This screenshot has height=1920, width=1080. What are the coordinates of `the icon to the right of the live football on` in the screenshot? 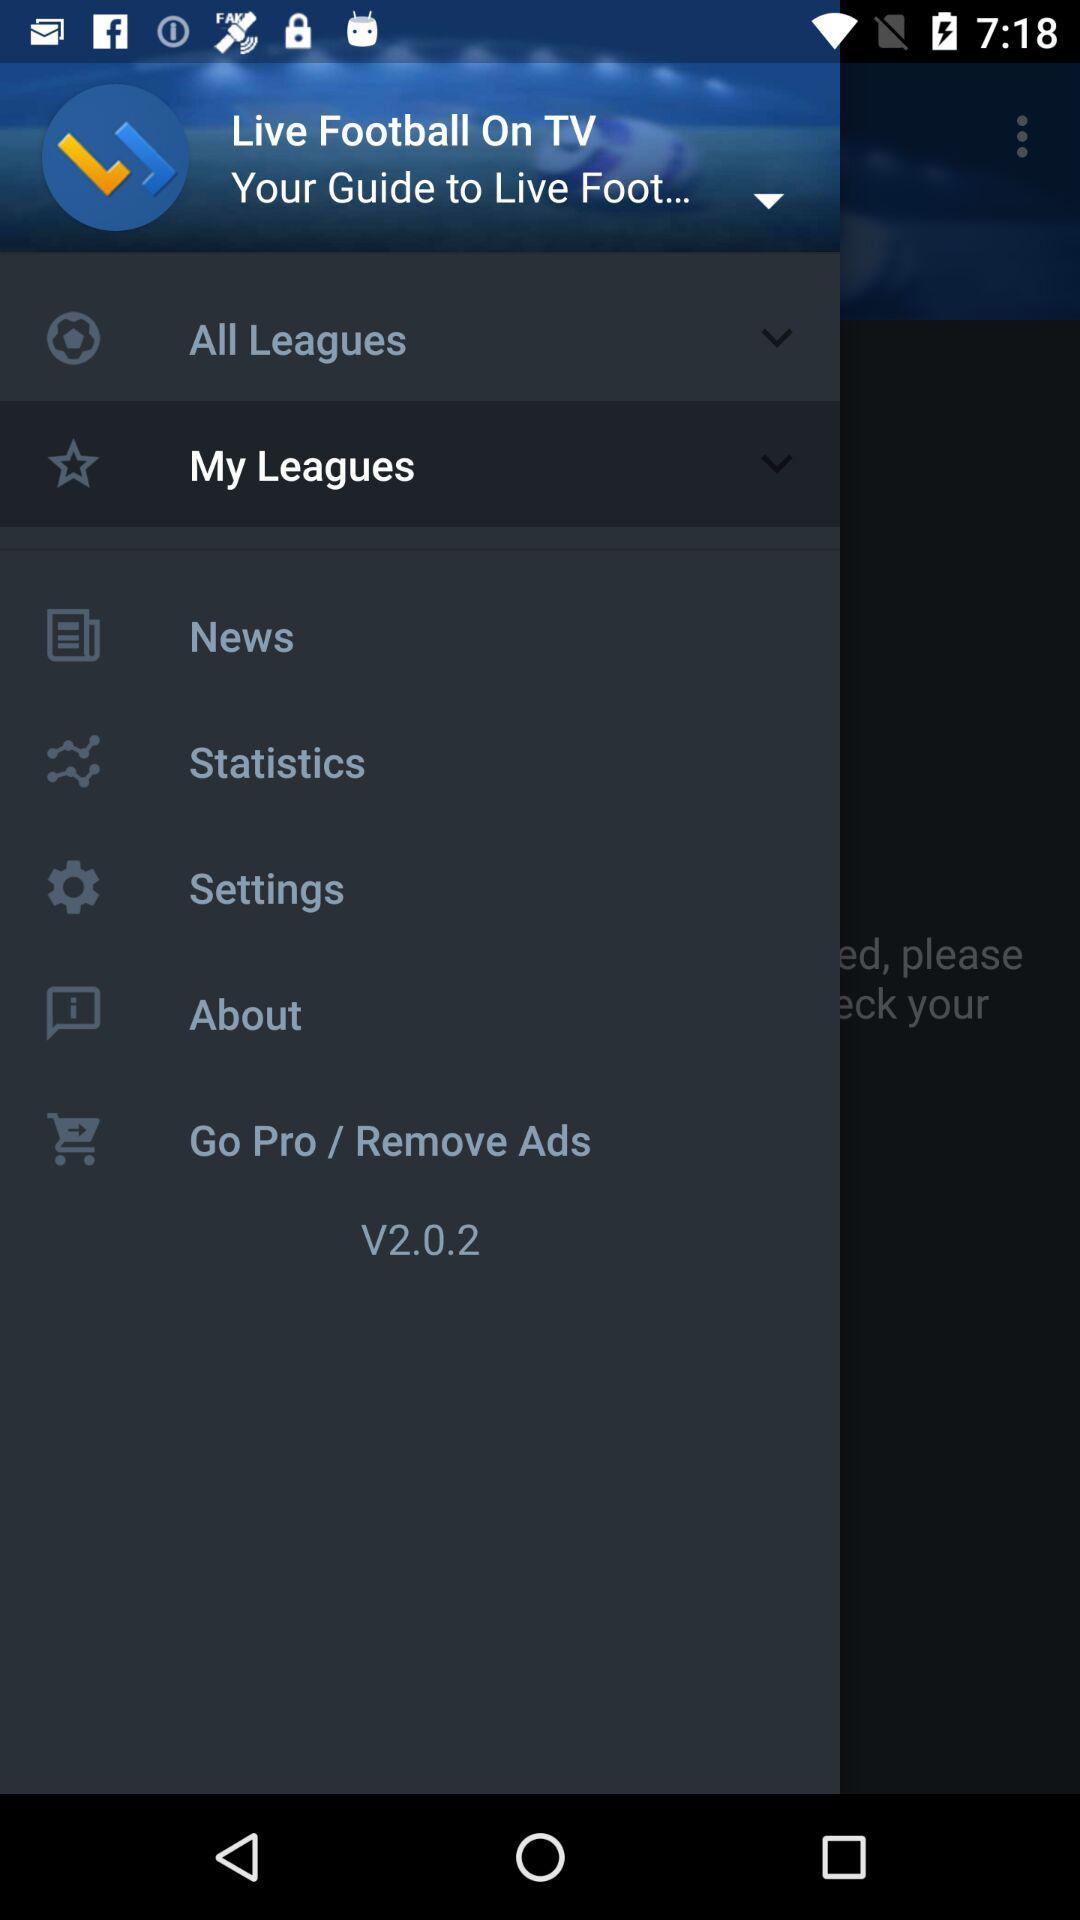 It's located at (1027, 135).